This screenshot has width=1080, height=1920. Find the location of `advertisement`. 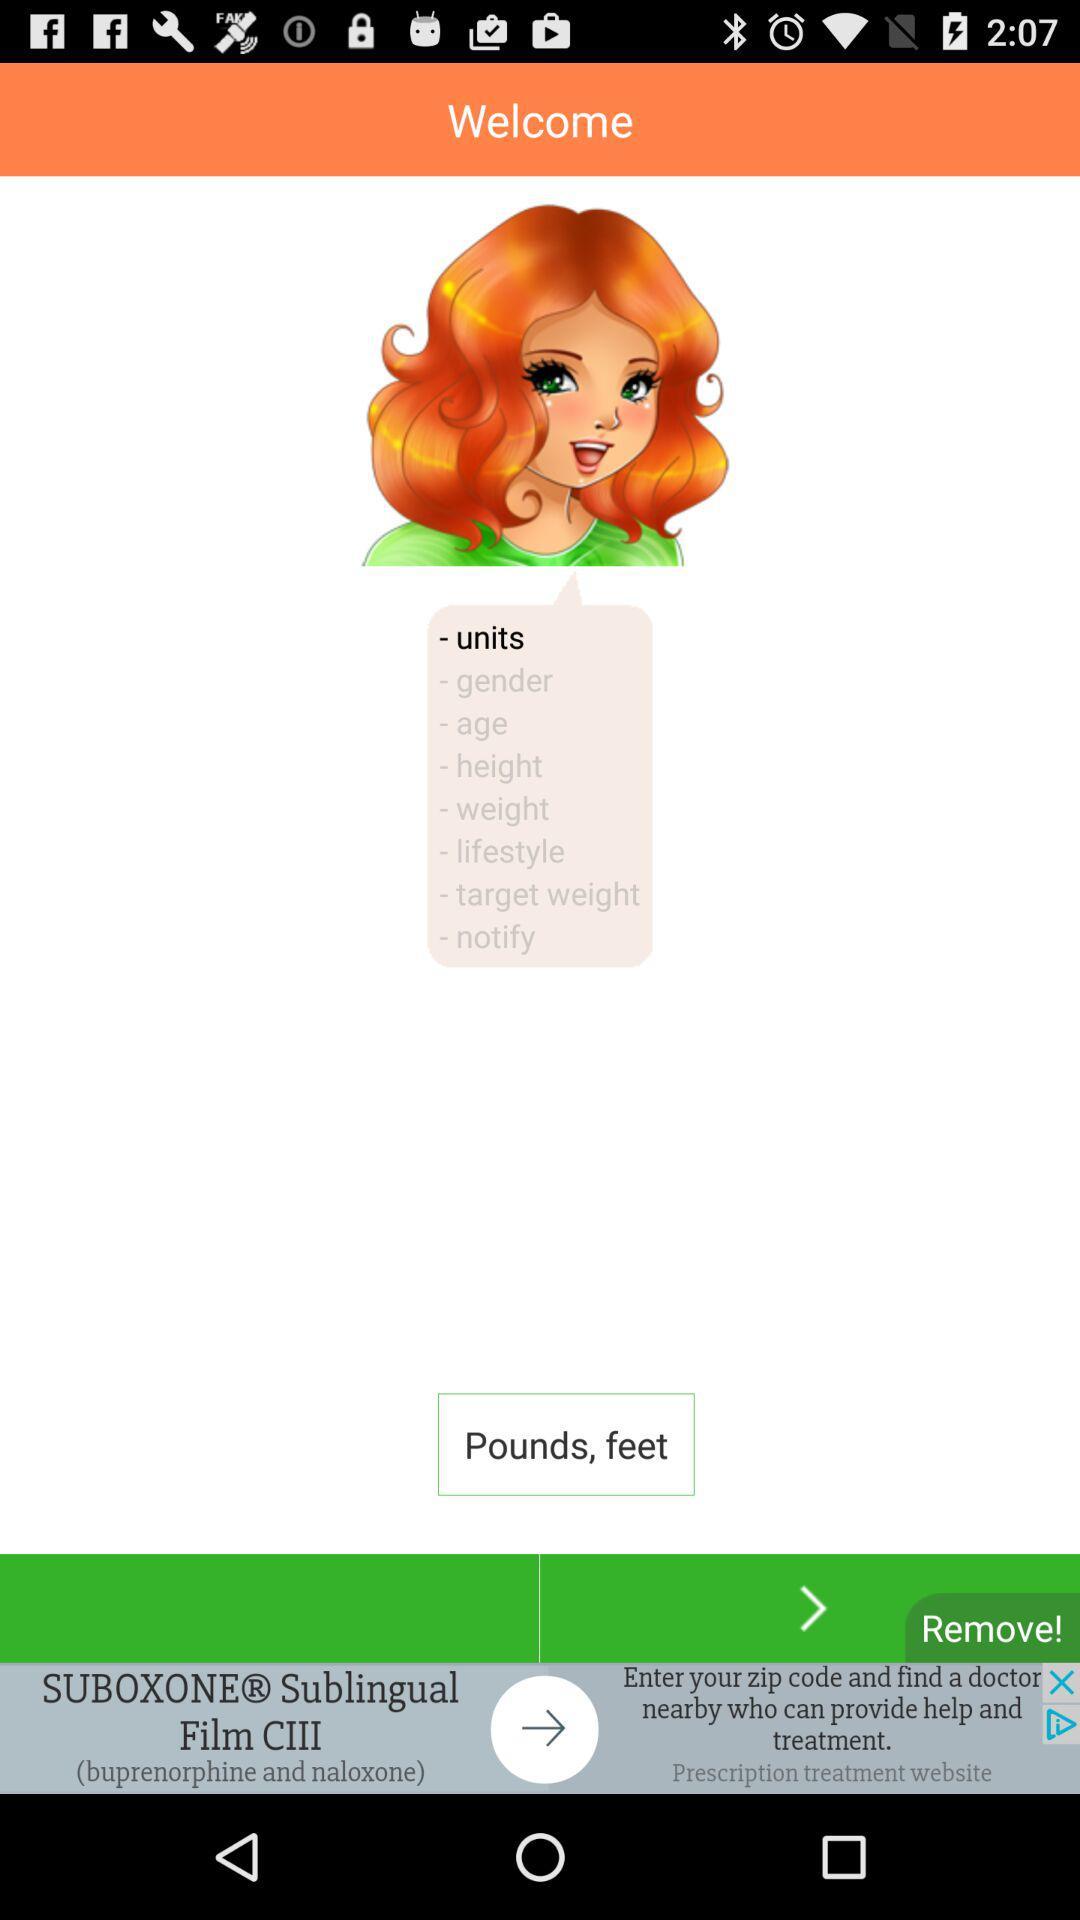

advertisement is located at coordinates (540, 1727).